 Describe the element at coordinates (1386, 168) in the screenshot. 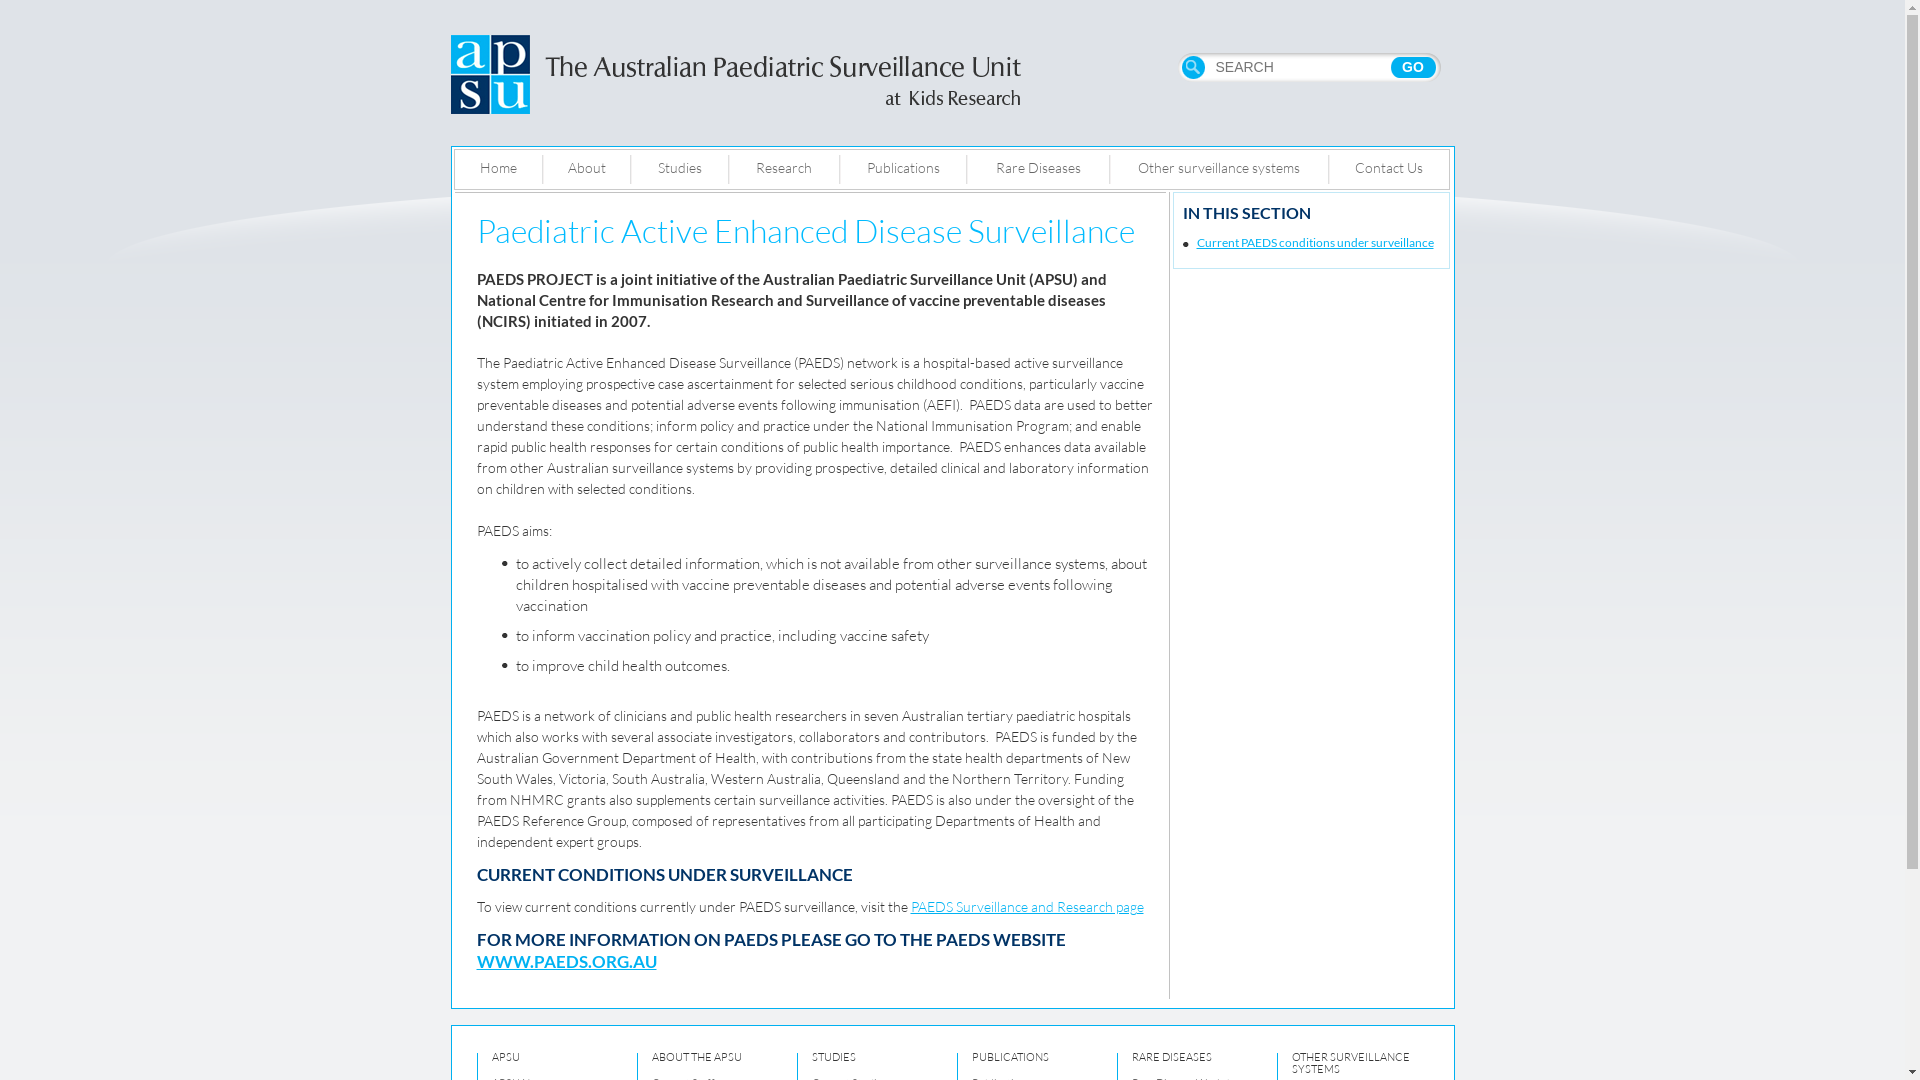

I see `'Contact Us'` at that location.